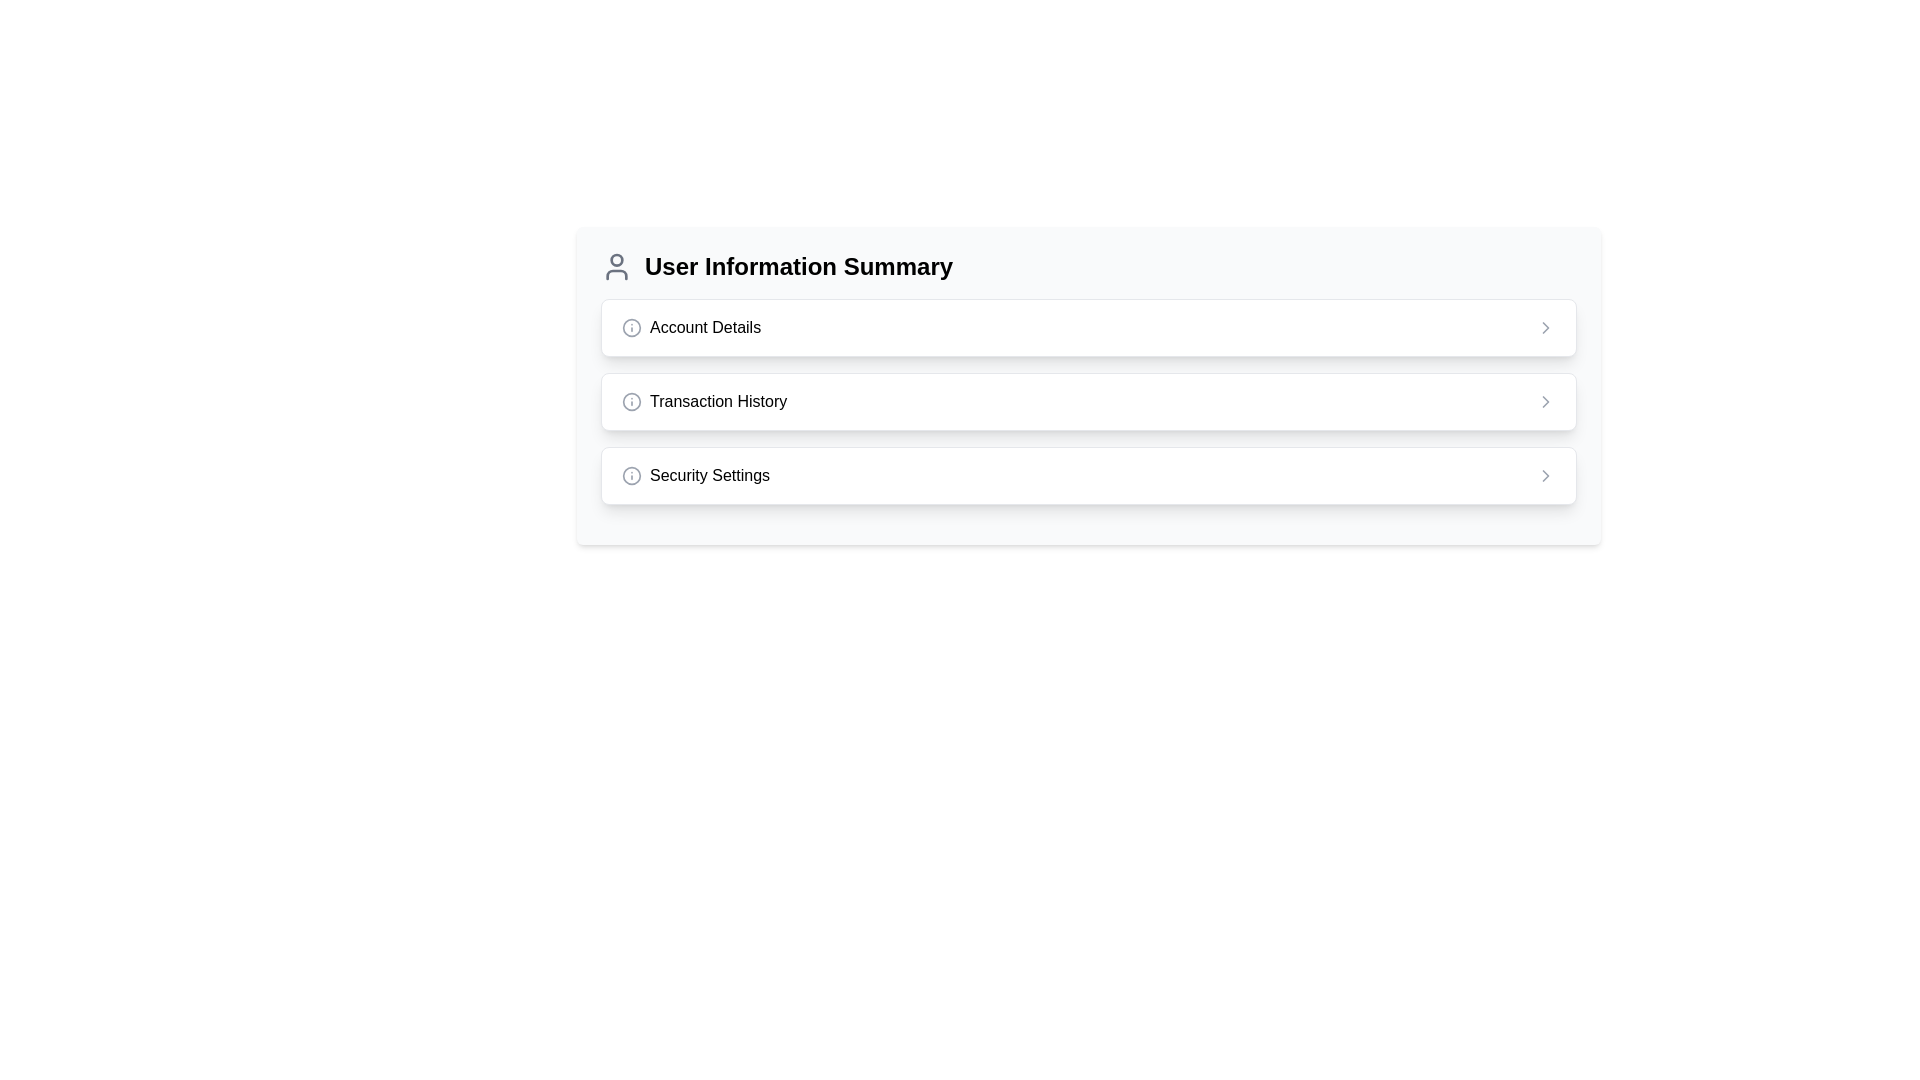 The image size is (1920, 1080). I want to click on the chevron icon indicating navigation for the 'Security Settings' list item, so click(1544, 401).